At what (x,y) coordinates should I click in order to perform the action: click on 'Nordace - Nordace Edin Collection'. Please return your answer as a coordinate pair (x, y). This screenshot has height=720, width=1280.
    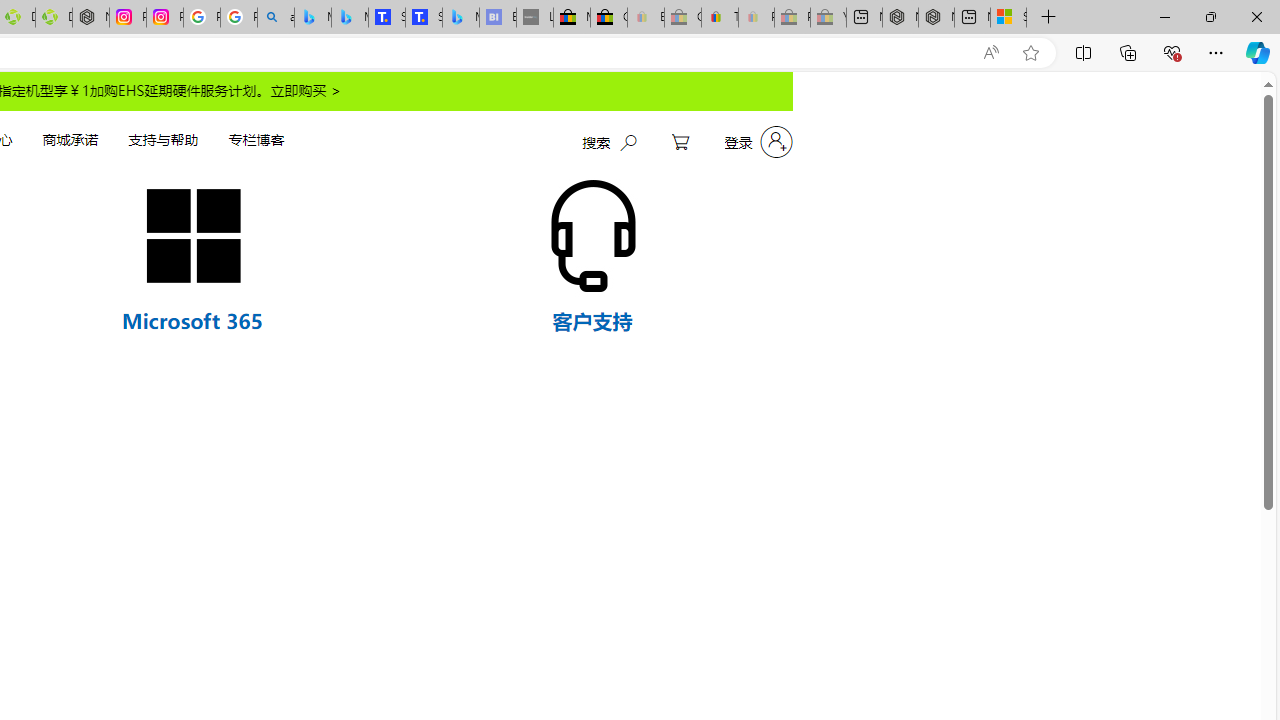
    Looking at the image, I should click on (89, 17).